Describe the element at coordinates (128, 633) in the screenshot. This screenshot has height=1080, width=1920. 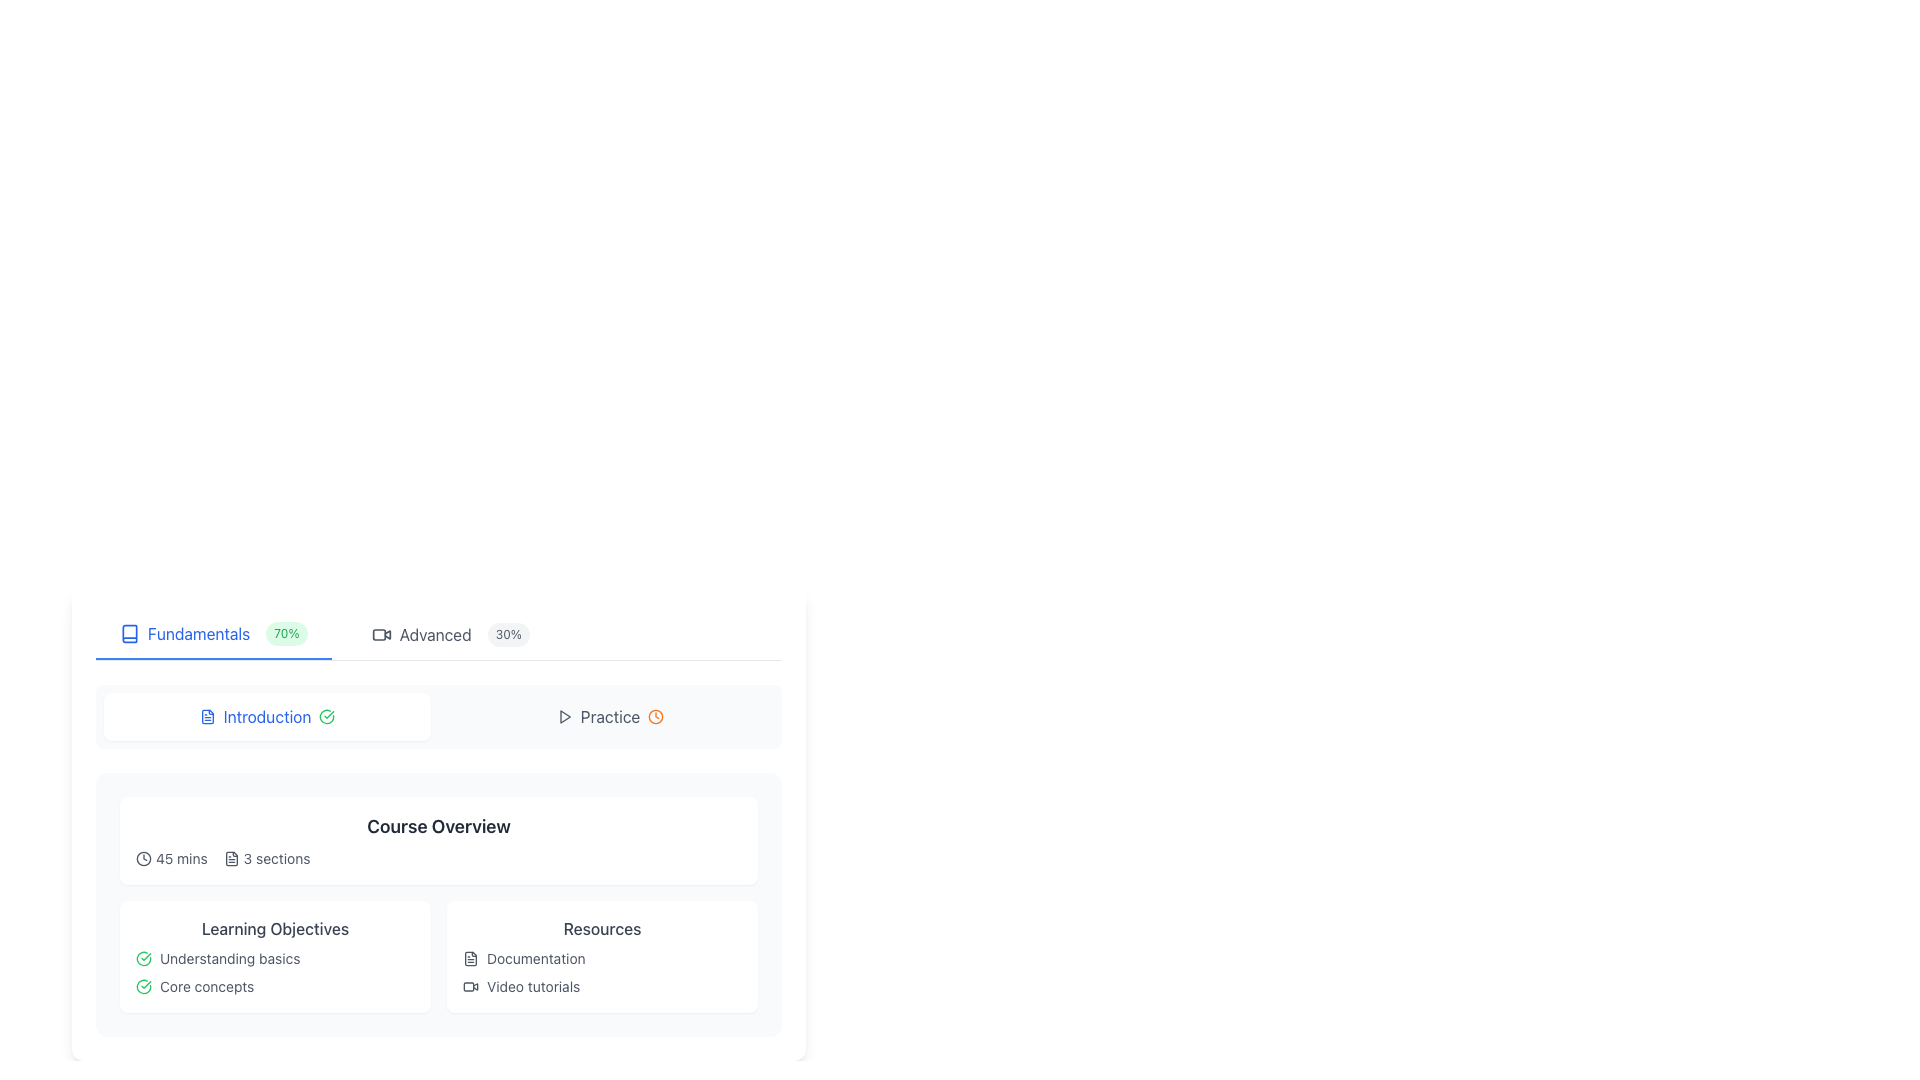
I see `the book icon representing the learning concept next to the text 'Fundamentals' in the section titled 'Fundamentals 70%'` at that location.